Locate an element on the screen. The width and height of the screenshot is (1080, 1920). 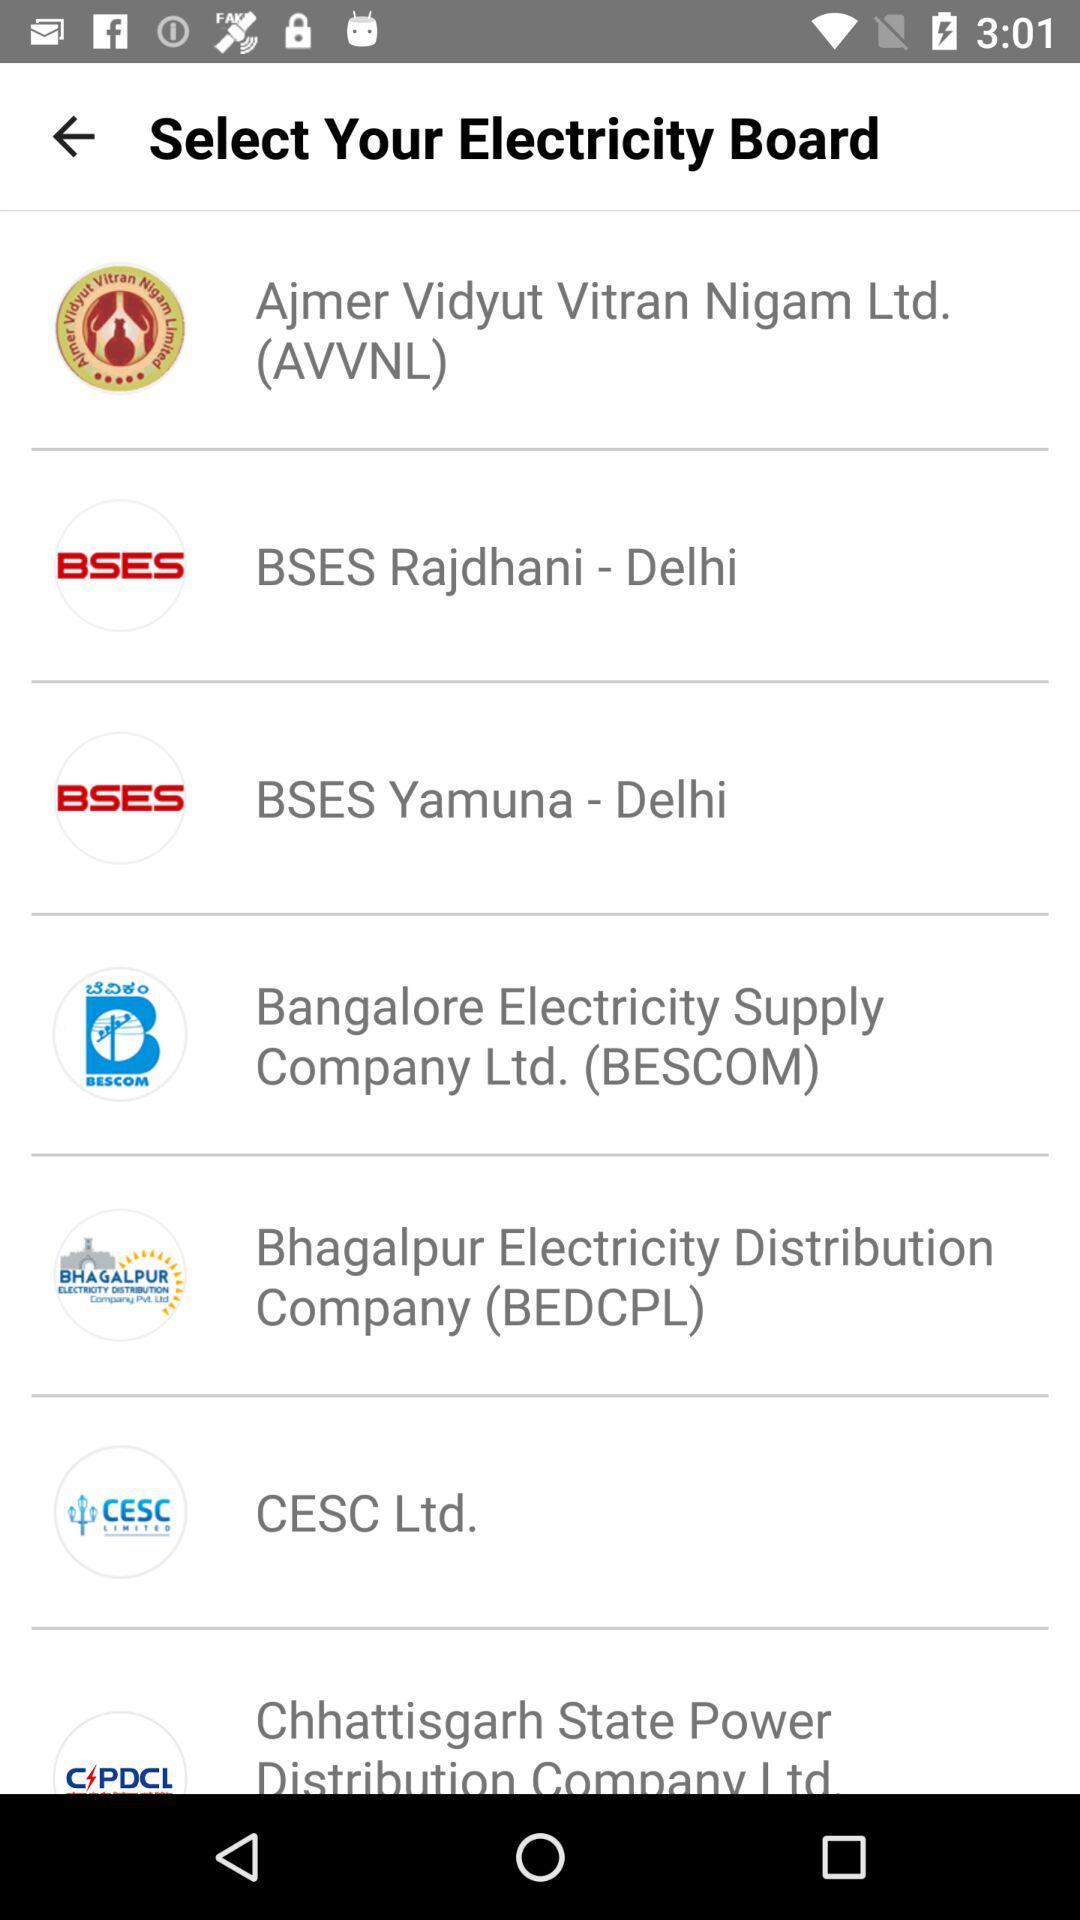
the bangalore electricity supply item is located at coordinates (606, 1034).